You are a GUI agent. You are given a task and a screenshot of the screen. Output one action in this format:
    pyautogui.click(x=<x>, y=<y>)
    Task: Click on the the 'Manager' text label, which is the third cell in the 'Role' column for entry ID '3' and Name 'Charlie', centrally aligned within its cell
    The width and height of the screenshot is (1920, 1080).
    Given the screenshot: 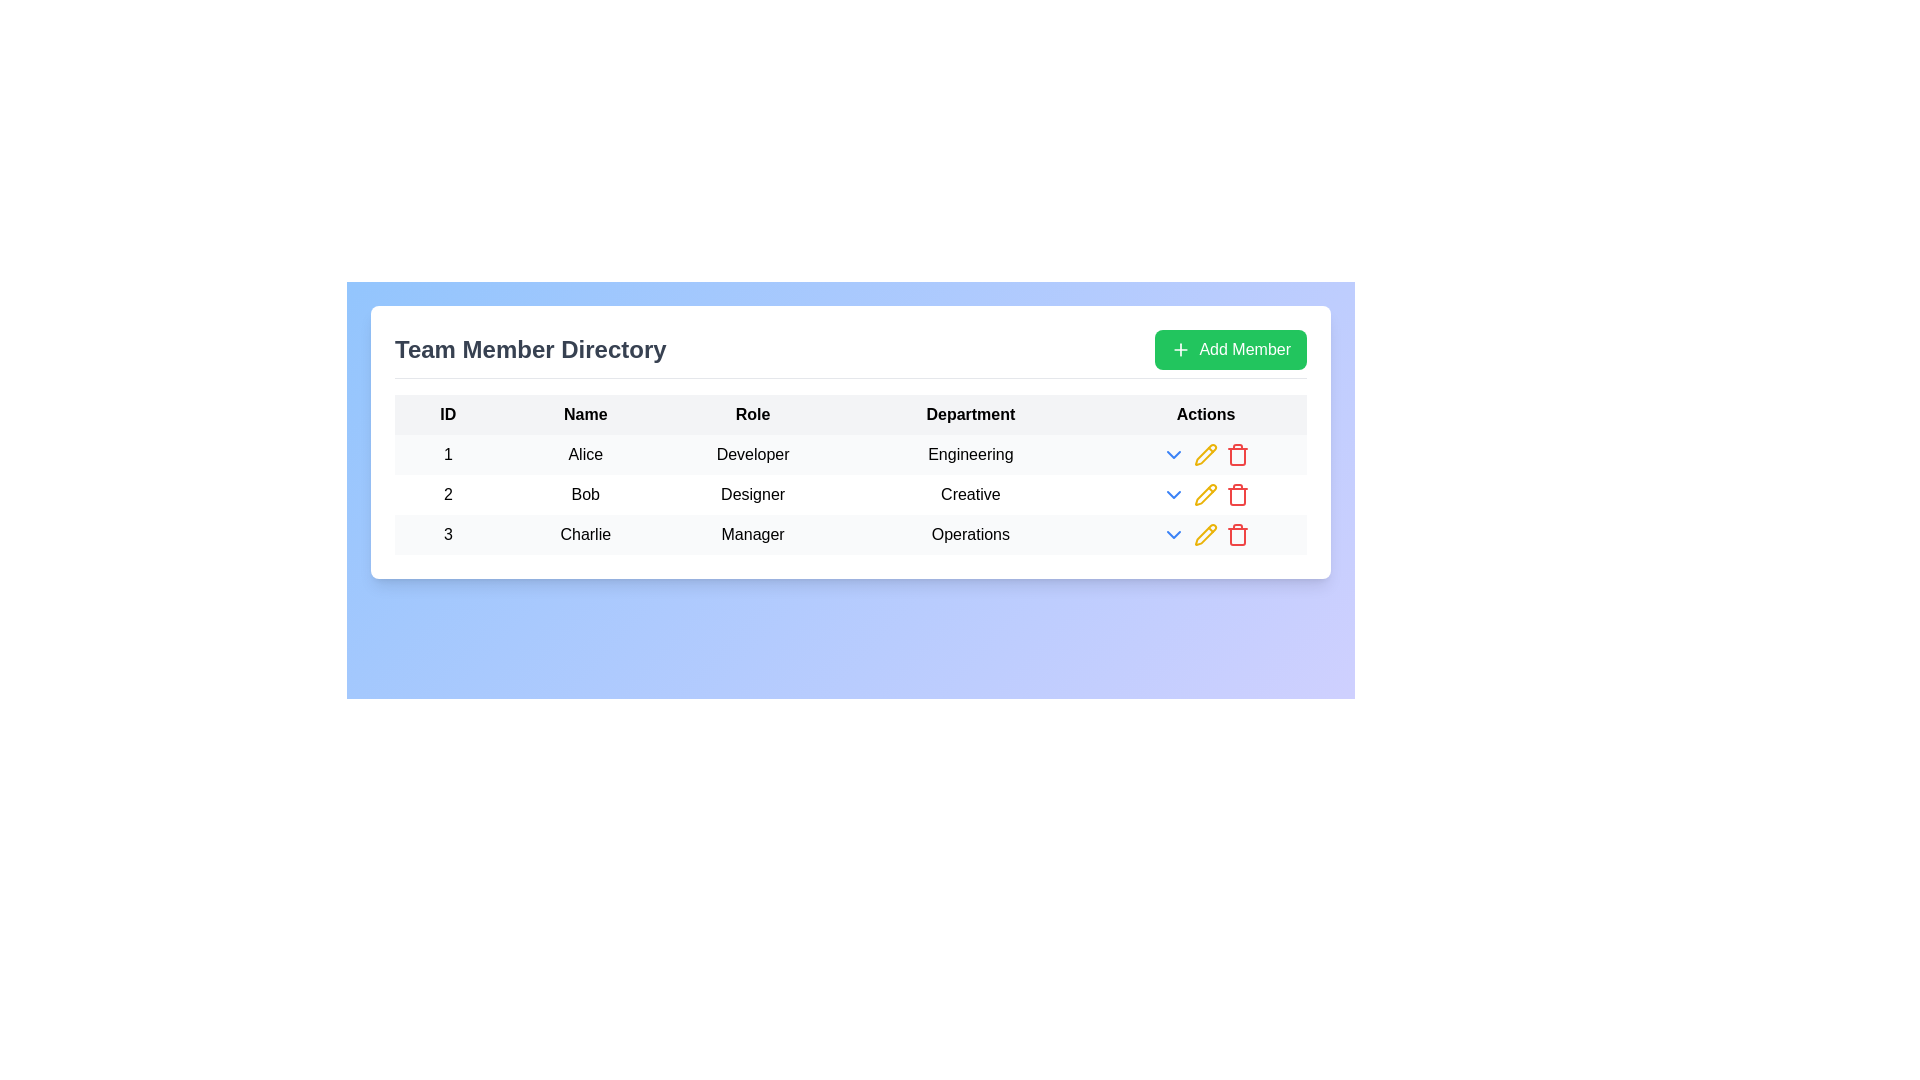 What is the action you would take?
    pyautogui.click(x=752, y=534)
    